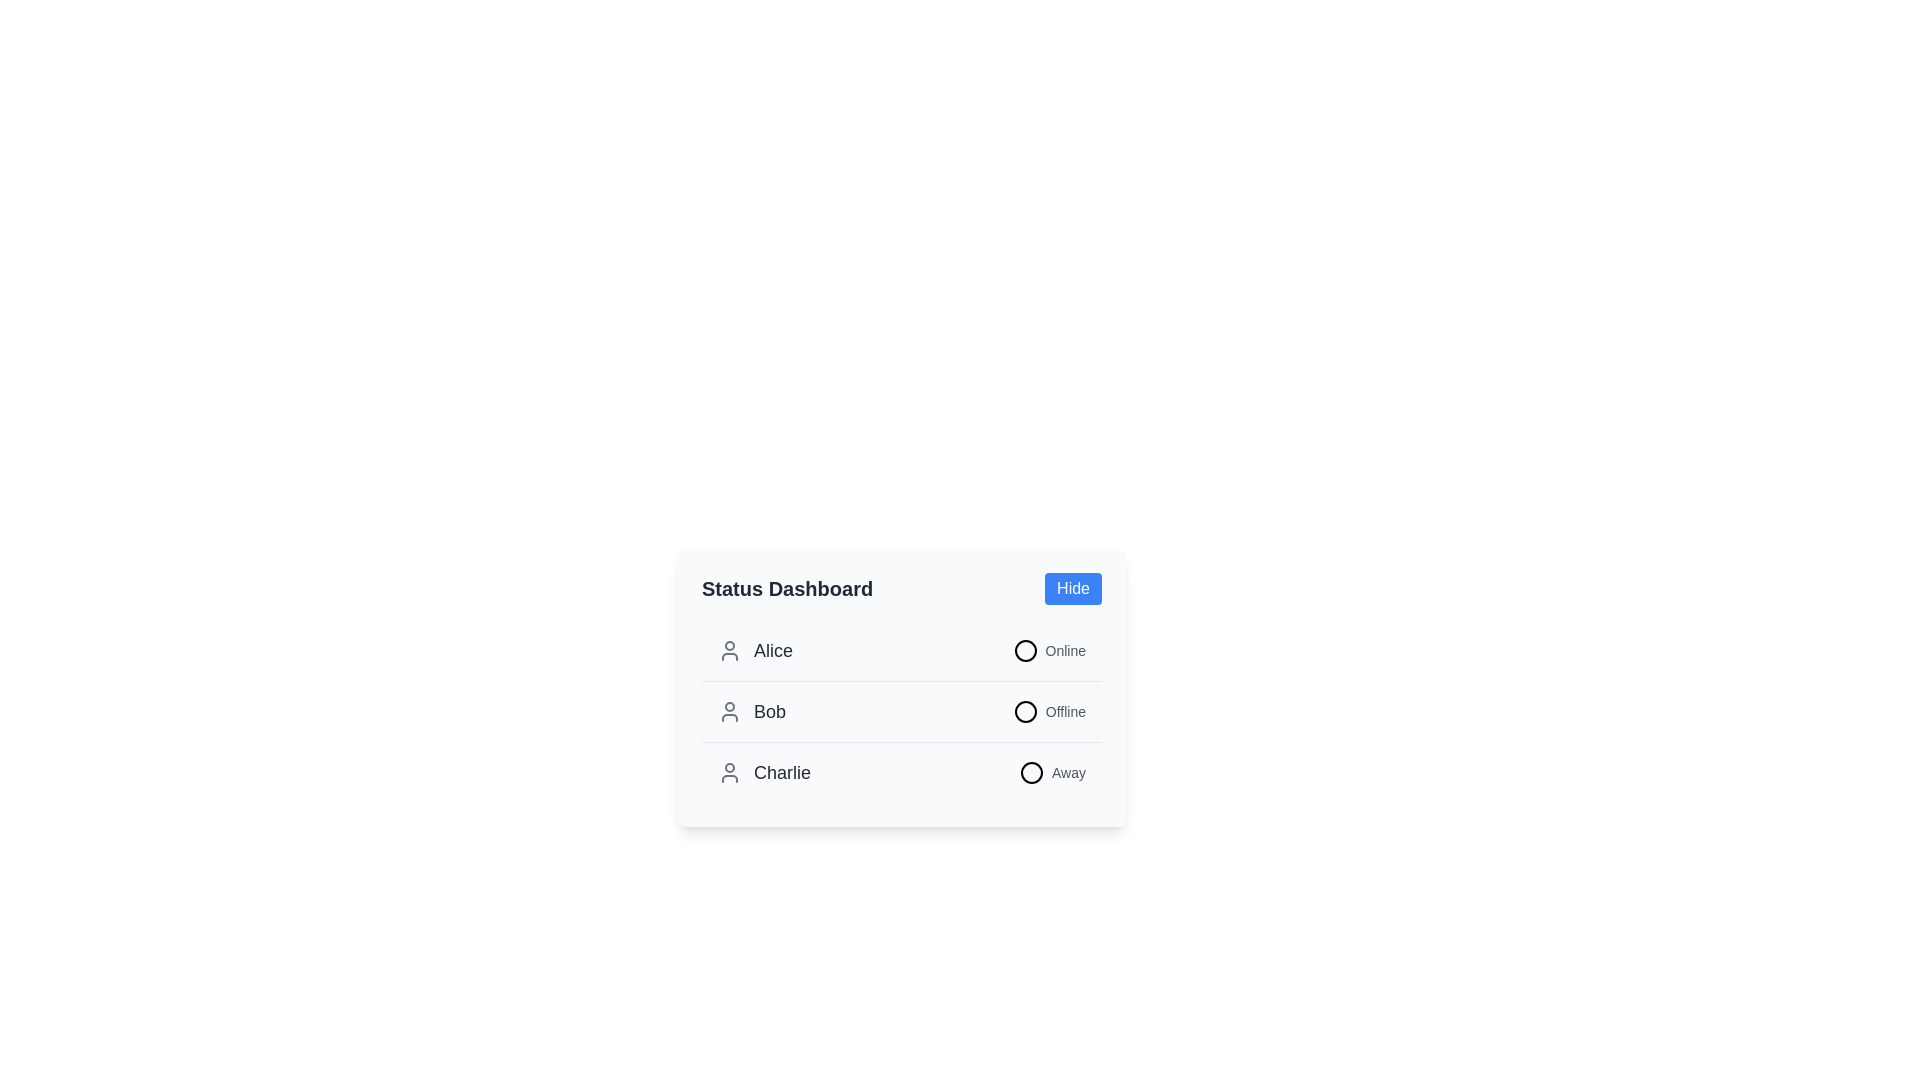  I want to click on the status update list item for user 'Bob', which displays 'Offline' and is the second entry in the user status list, so click(901, 711).